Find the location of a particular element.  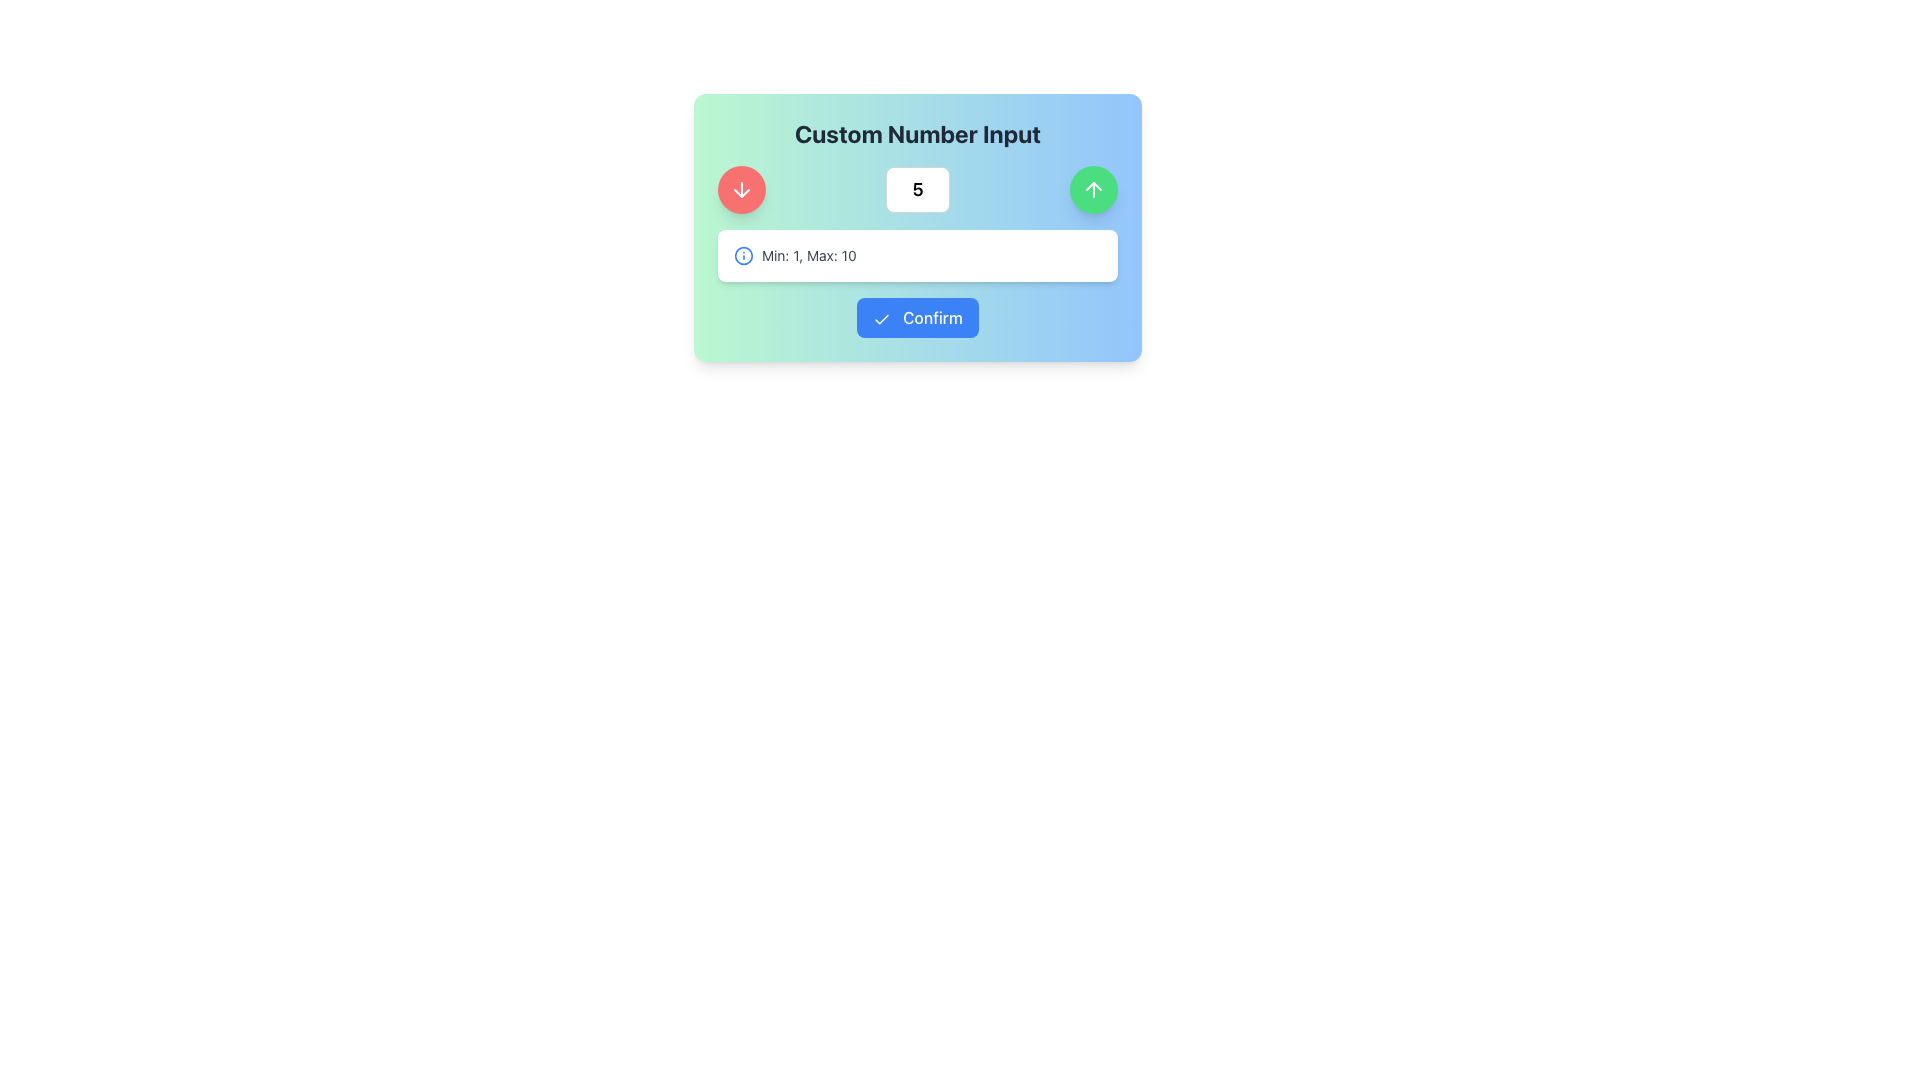

the confirmation button located at the bottom center of the colorful card element to trigger the submission of the user's selection is located at coordinates (916, 316).